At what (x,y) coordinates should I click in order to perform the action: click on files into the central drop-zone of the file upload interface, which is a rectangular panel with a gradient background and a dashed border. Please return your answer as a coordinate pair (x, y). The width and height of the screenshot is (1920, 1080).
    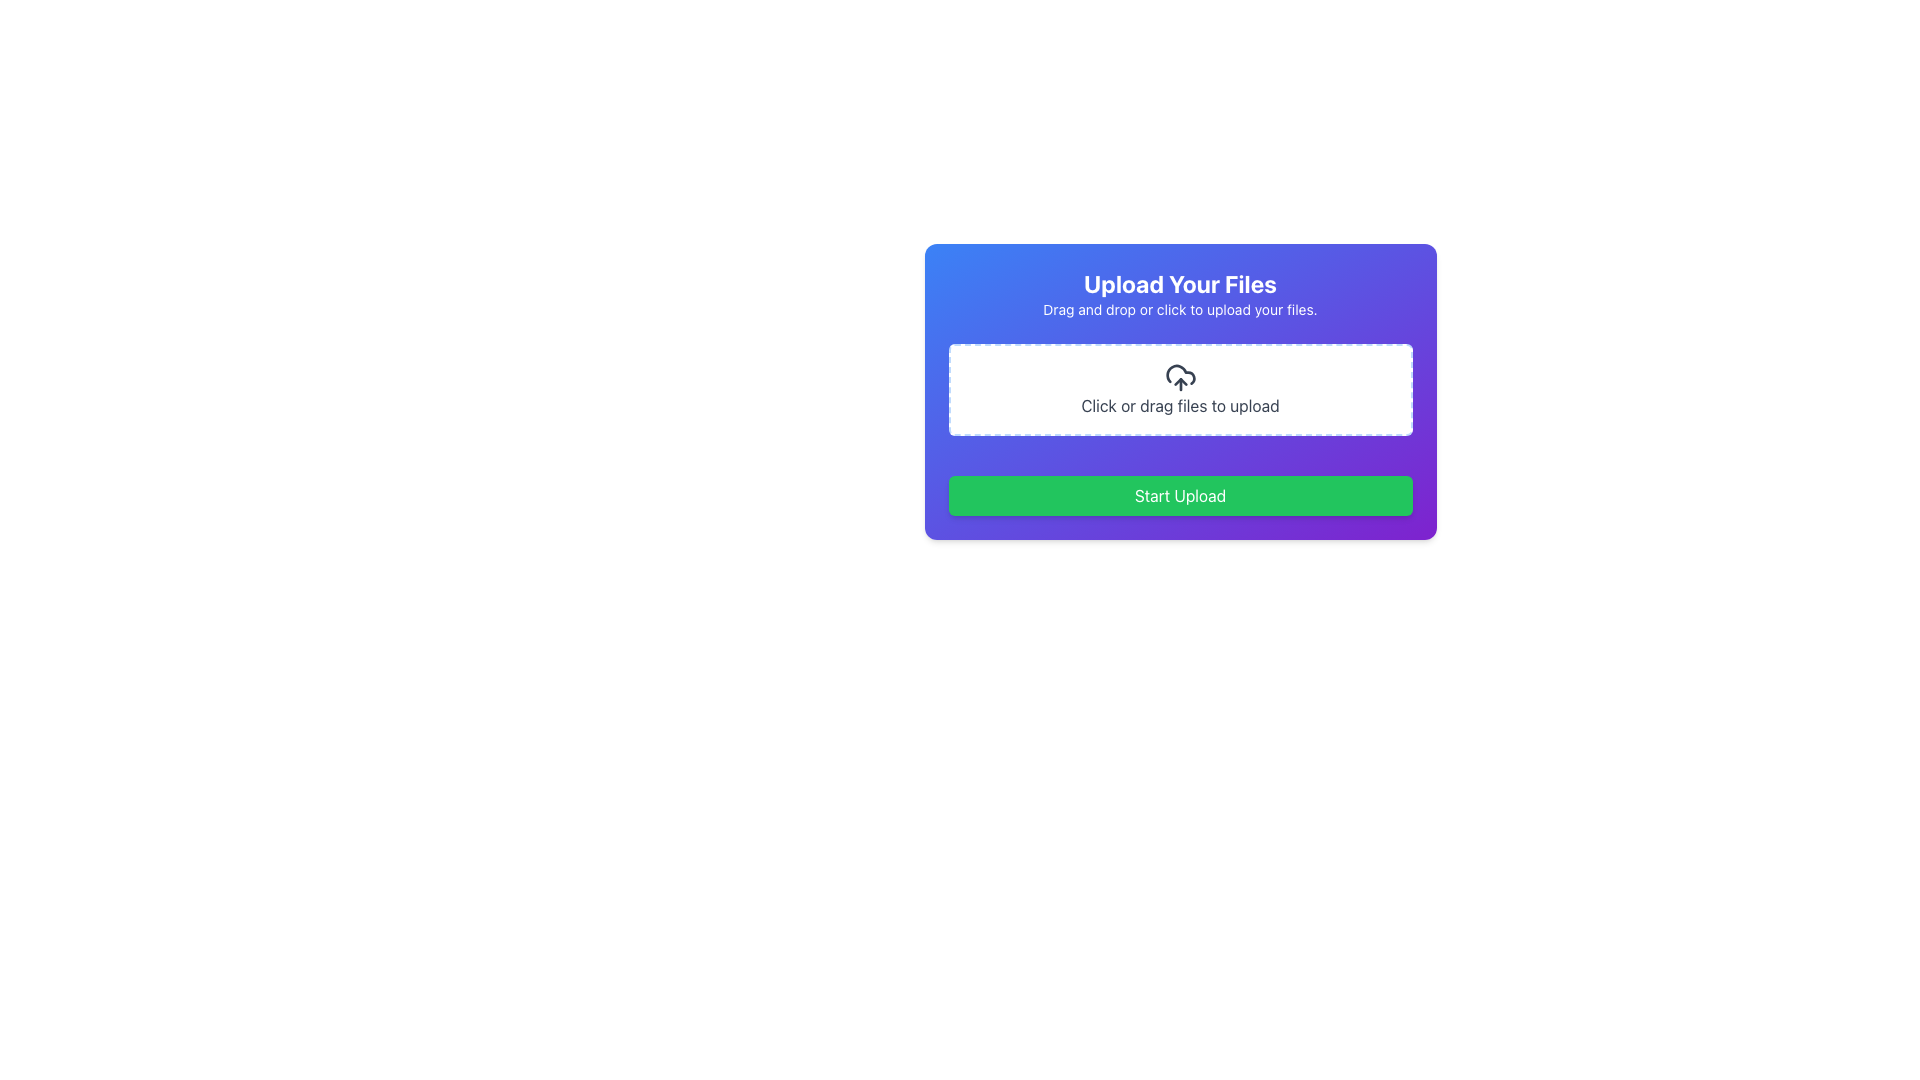
    Looking at the image, I should click on (1180, 392).